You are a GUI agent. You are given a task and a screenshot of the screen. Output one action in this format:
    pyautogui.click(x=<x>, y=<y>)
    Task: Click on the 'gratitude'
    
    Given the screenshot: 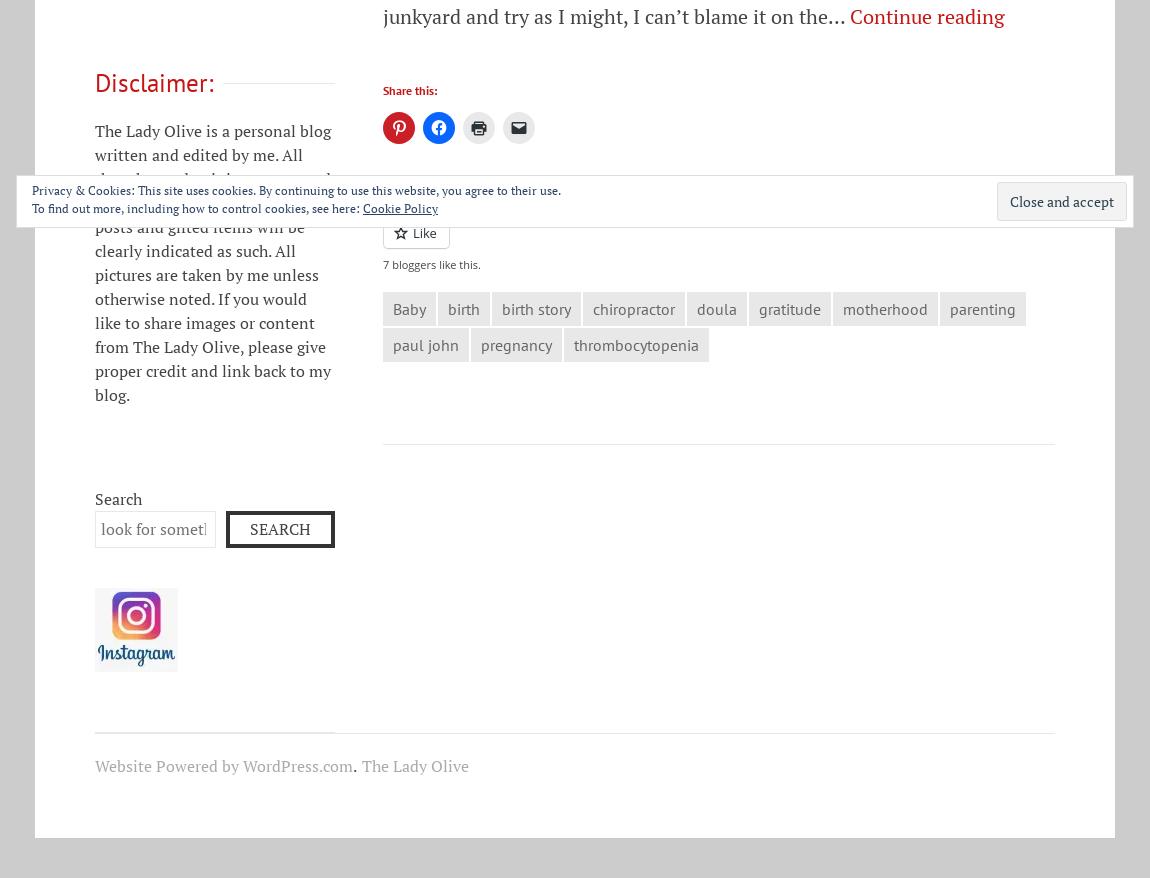 What is the action you would take?
    pyautogui.click(x=789, y=308)
    